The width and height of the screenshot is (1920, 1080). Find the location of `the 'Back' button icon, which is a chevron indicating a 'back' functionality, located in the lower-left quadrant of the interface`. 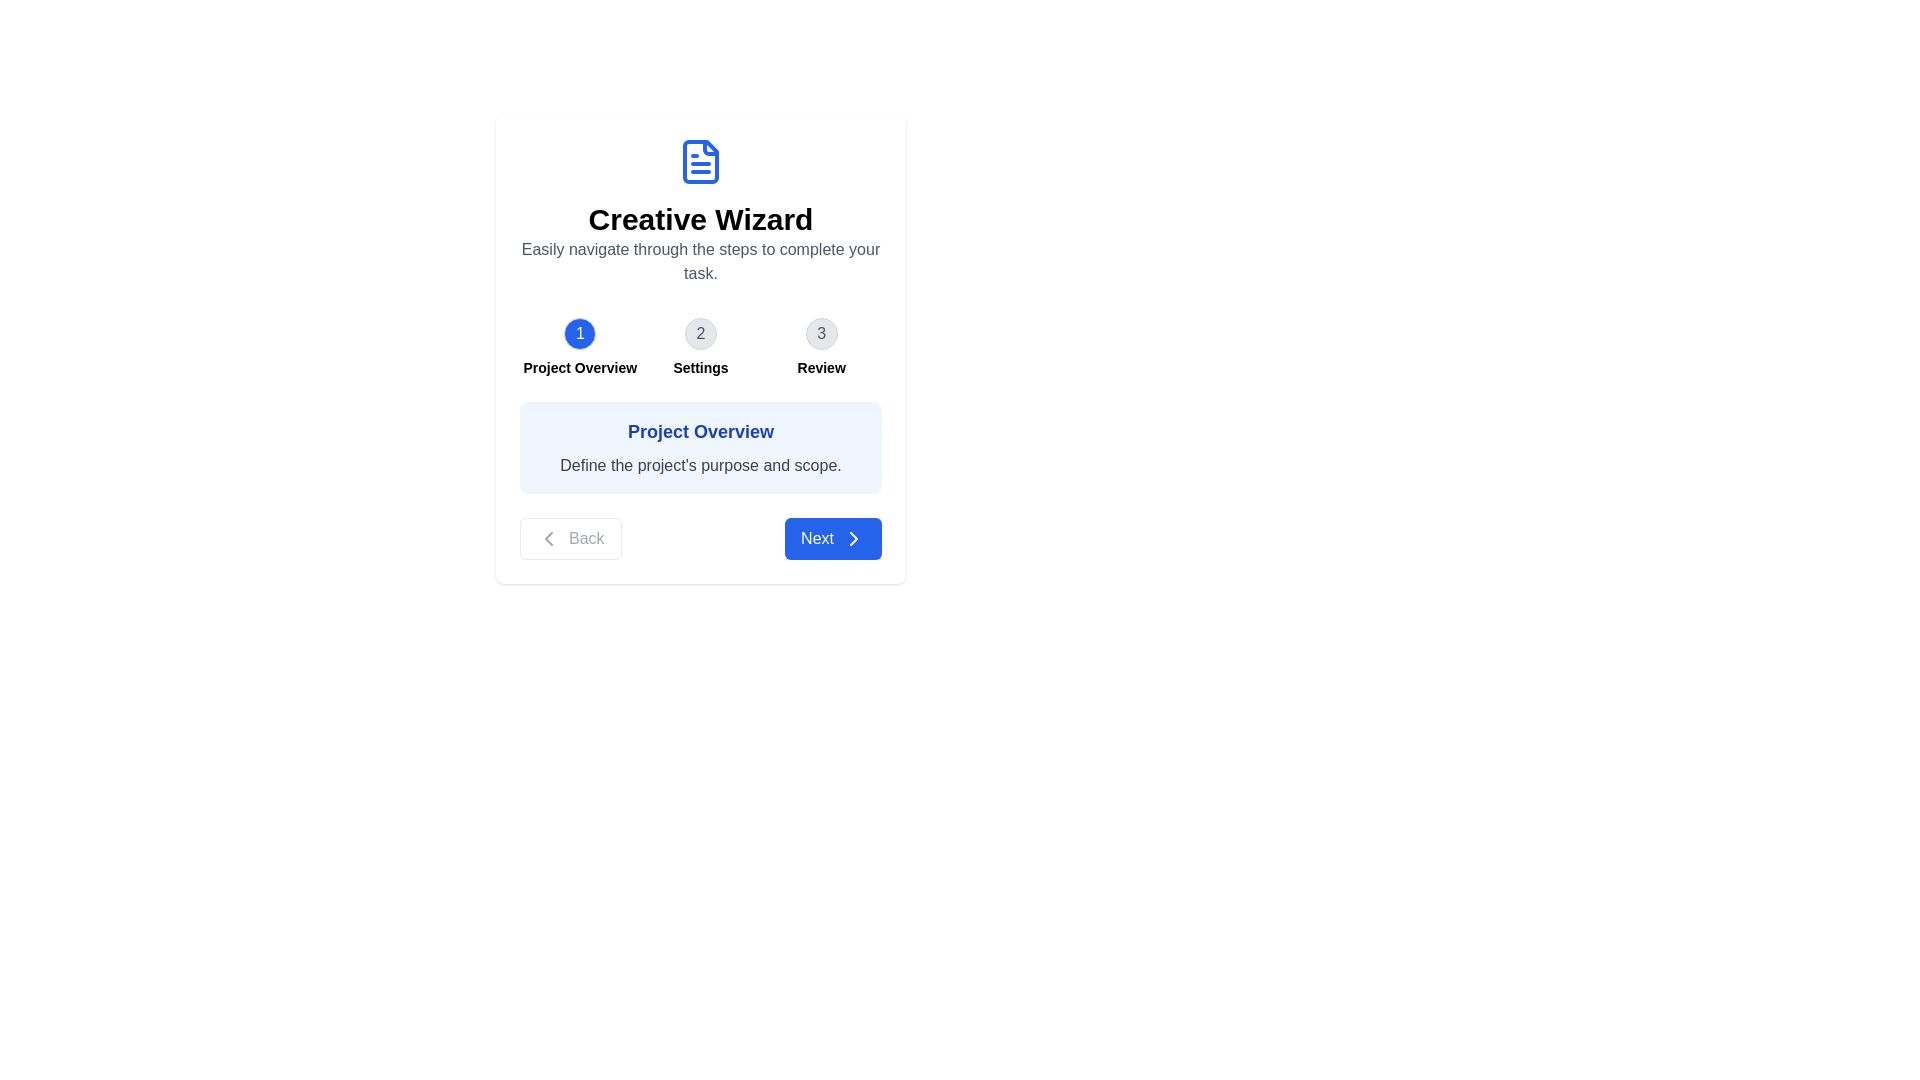

the 'Back' button icon, which is a chevron indicating a 'back' functionality, located in the lower-left quadrant of the interface is located at coordinates (548, 538).